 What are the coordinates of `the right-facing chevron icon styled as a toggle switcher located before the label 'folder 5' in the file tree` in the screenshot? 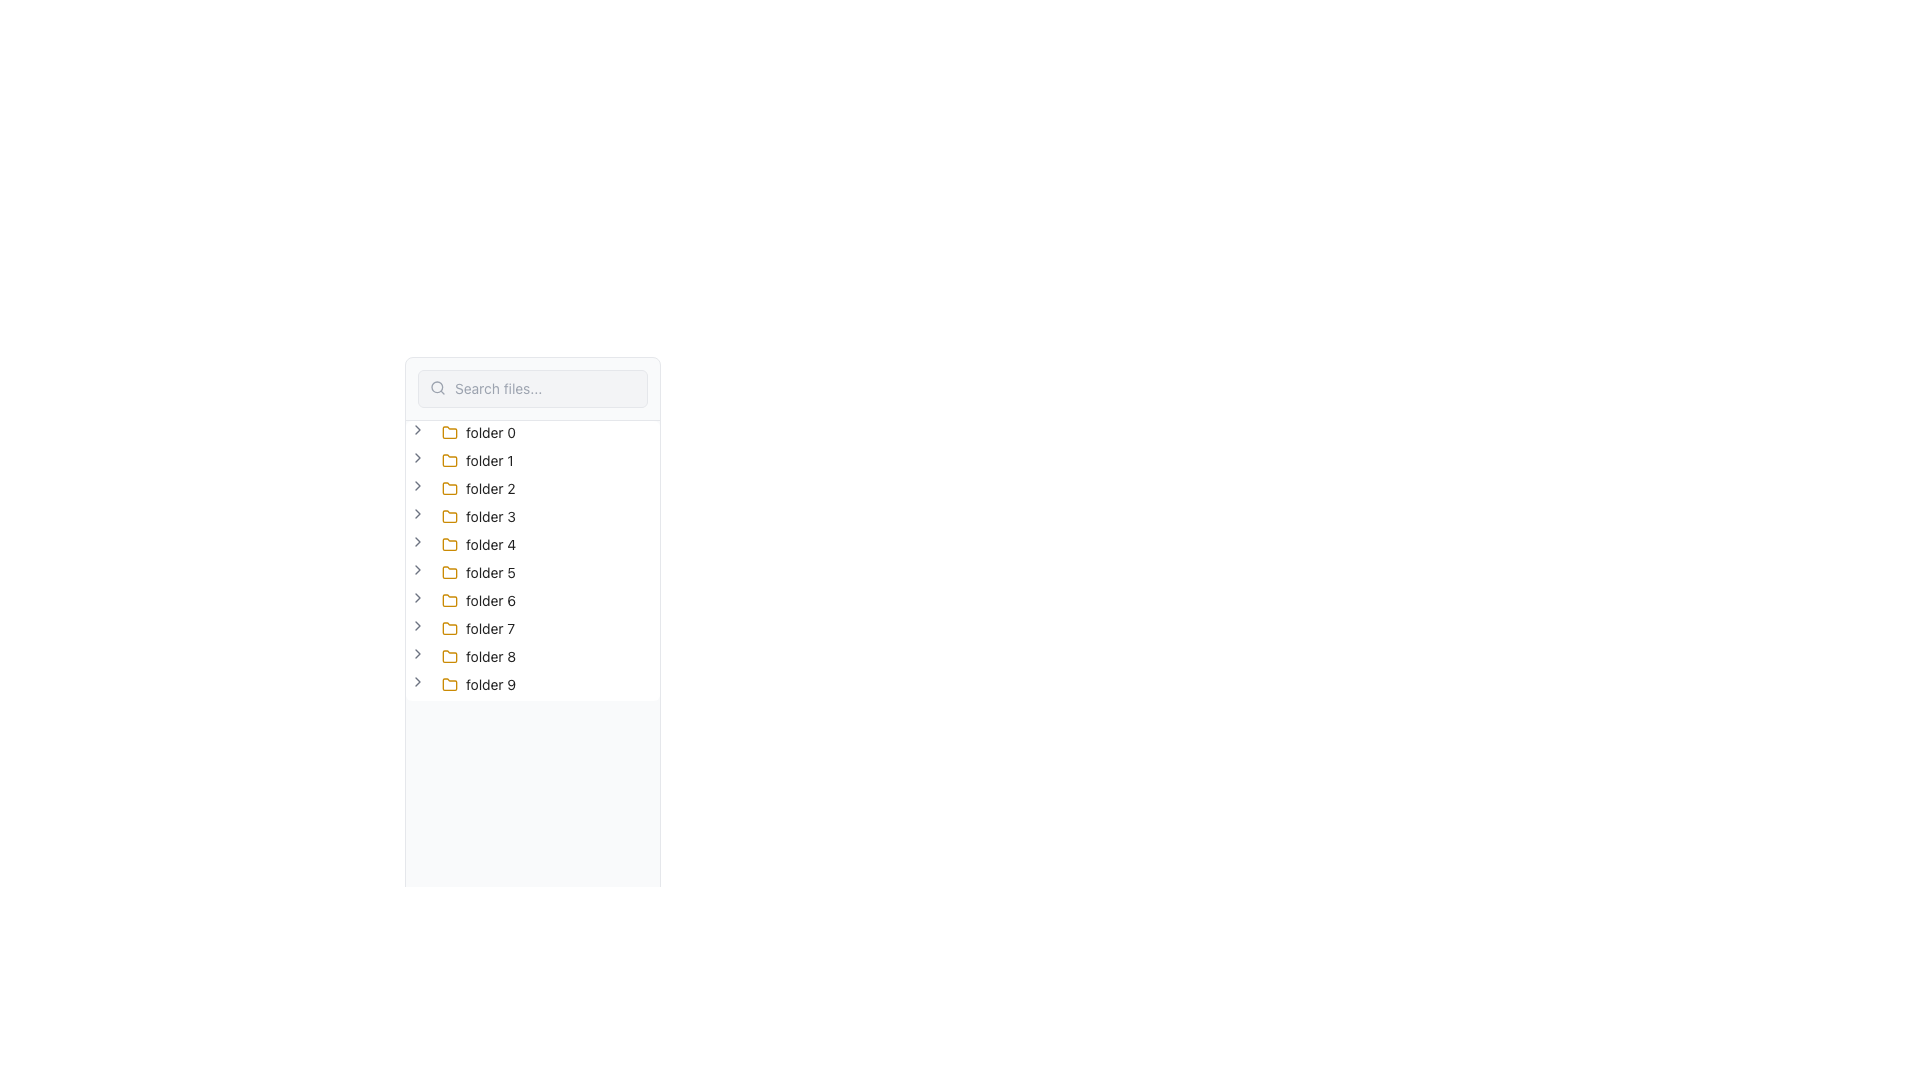 It's located at (416, 573).